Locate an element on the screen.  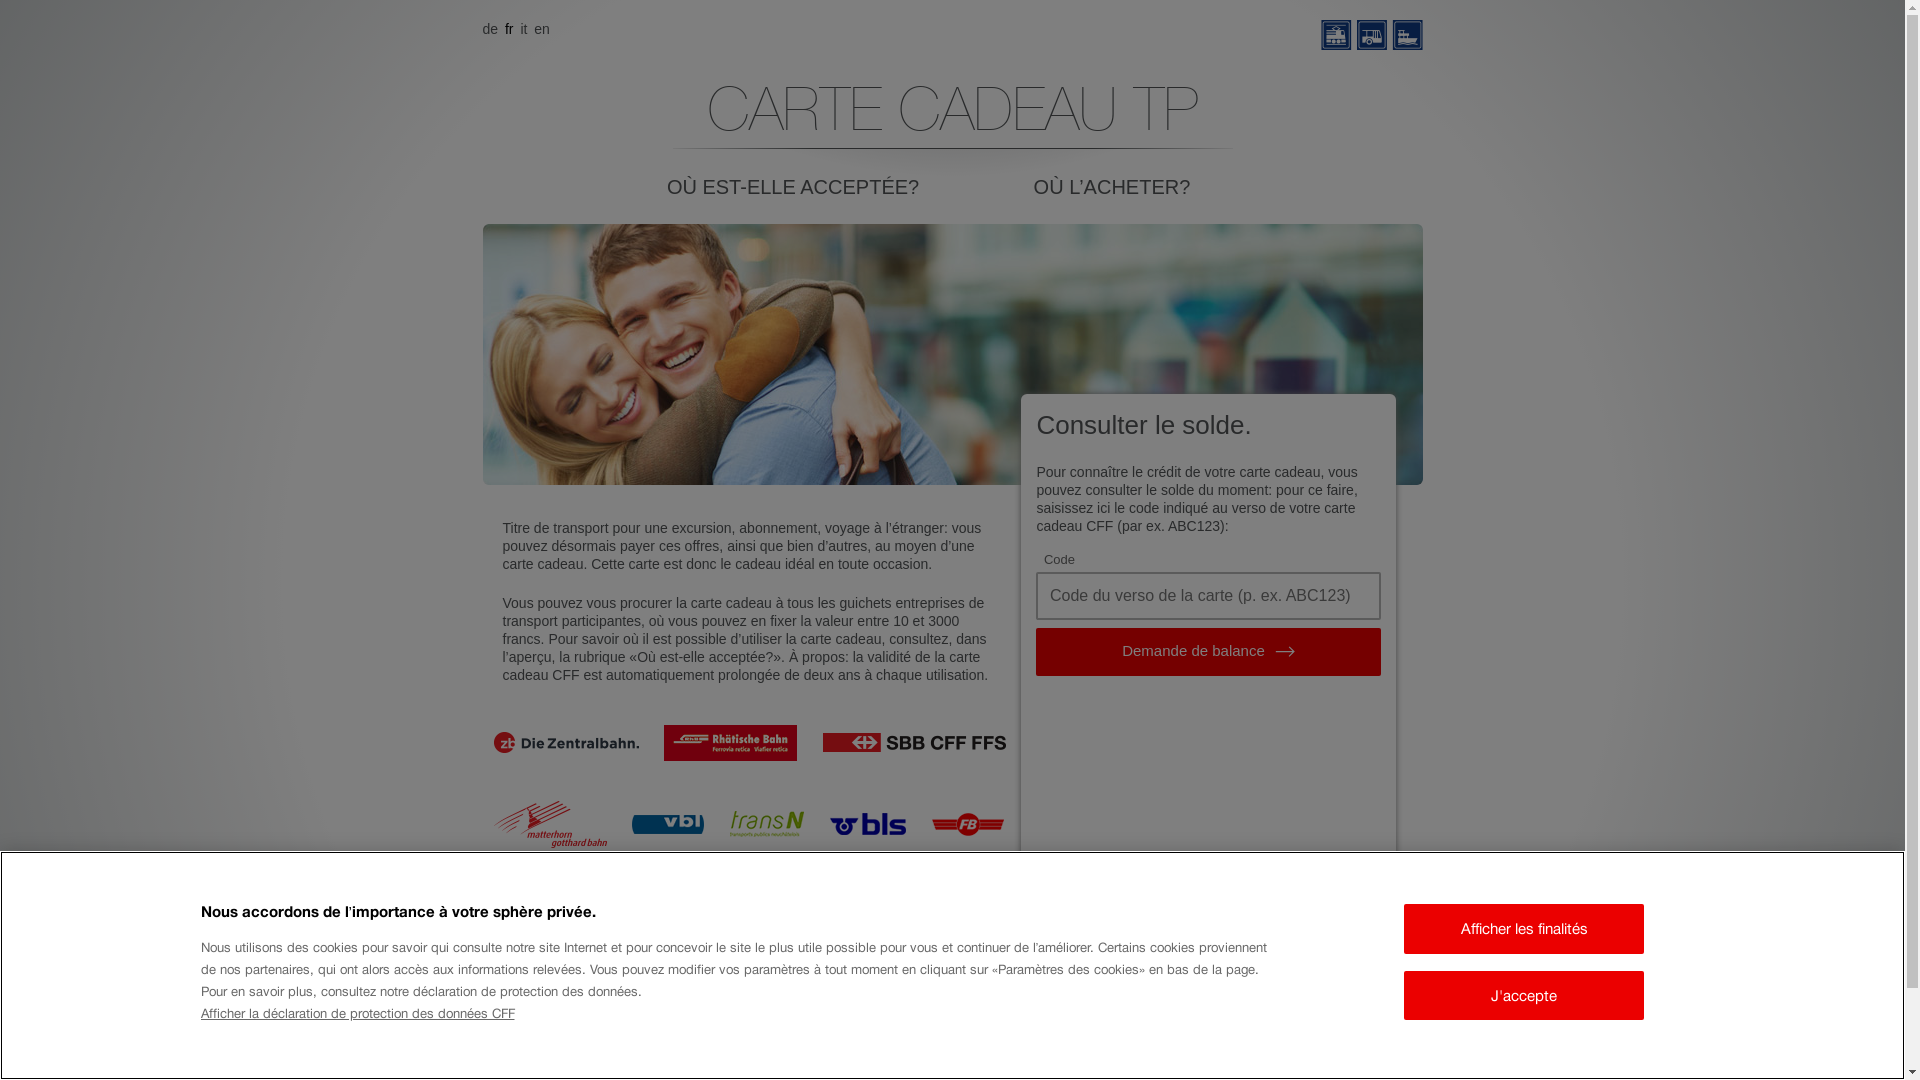
'it' is located at coordinates (525, 29).